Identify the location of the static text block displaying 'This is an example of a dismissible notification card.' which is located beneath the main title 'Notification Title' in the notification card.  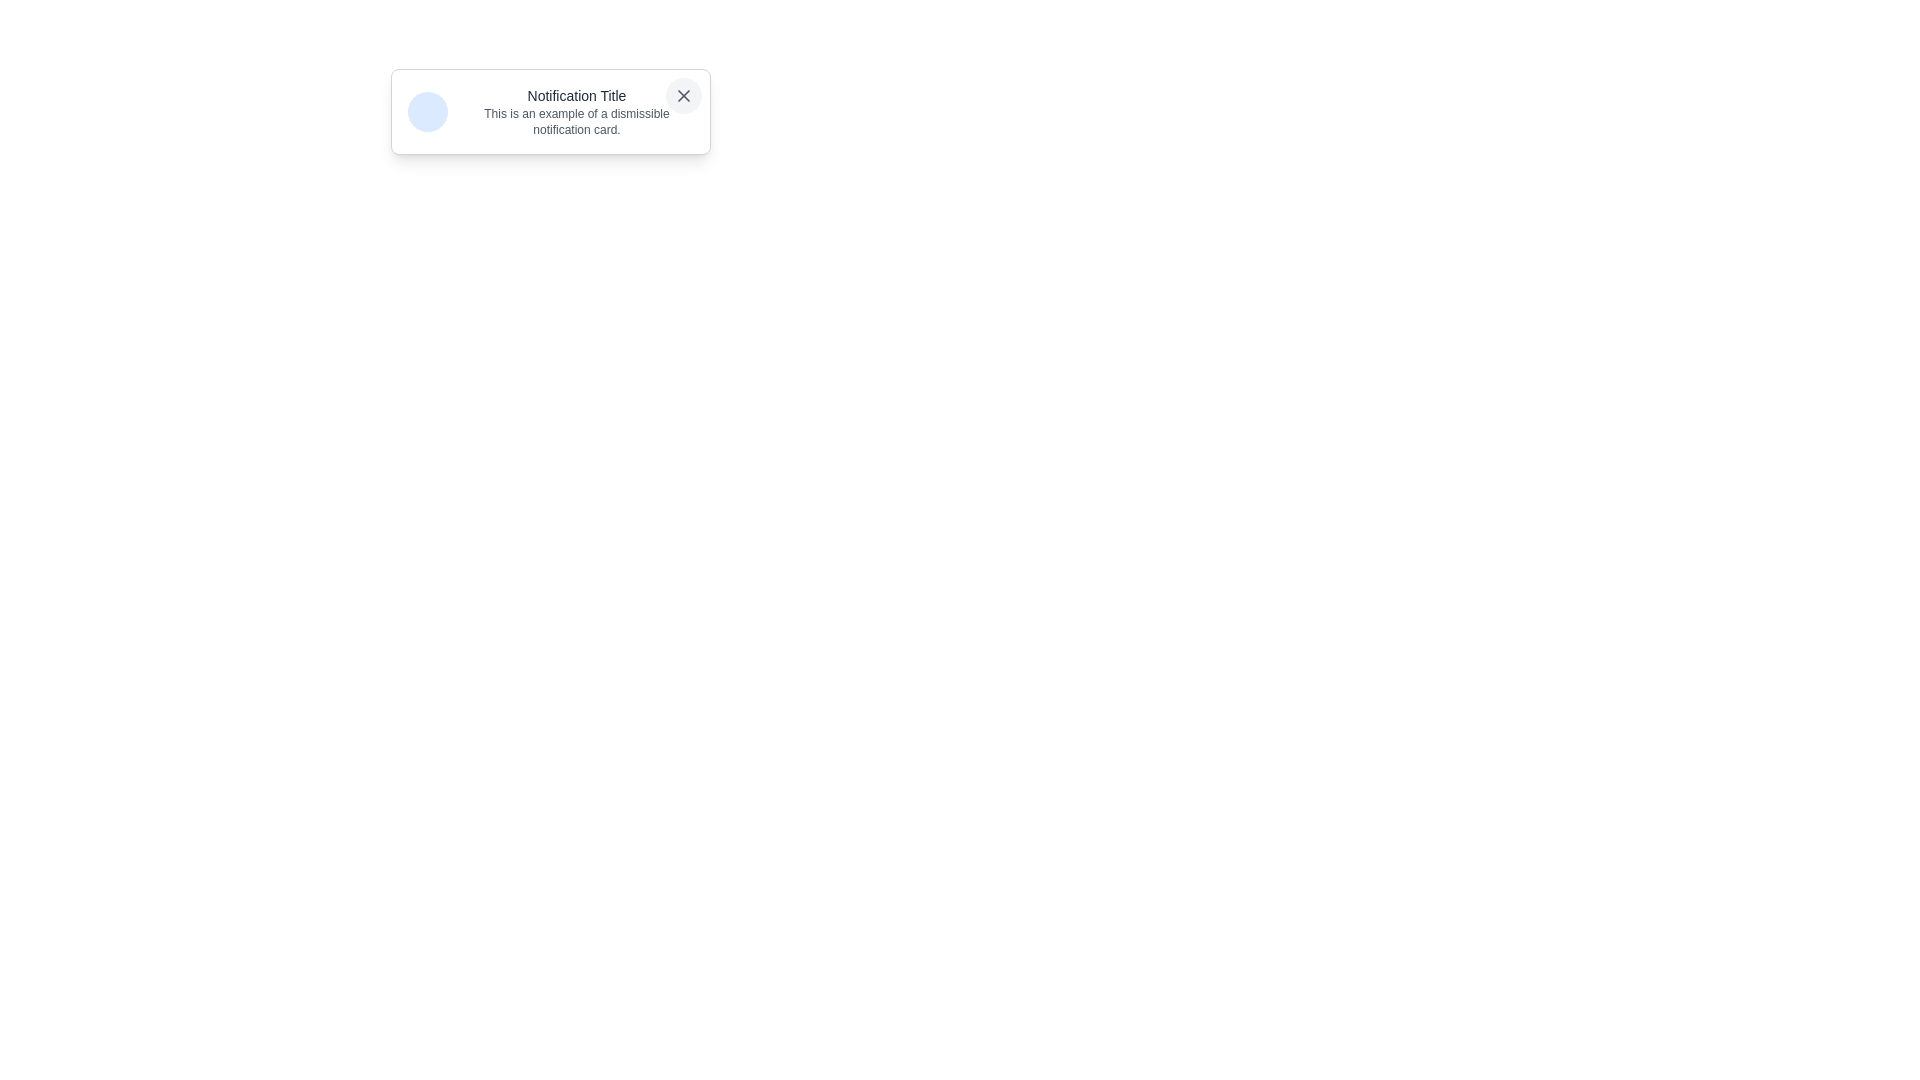
(575, 122).